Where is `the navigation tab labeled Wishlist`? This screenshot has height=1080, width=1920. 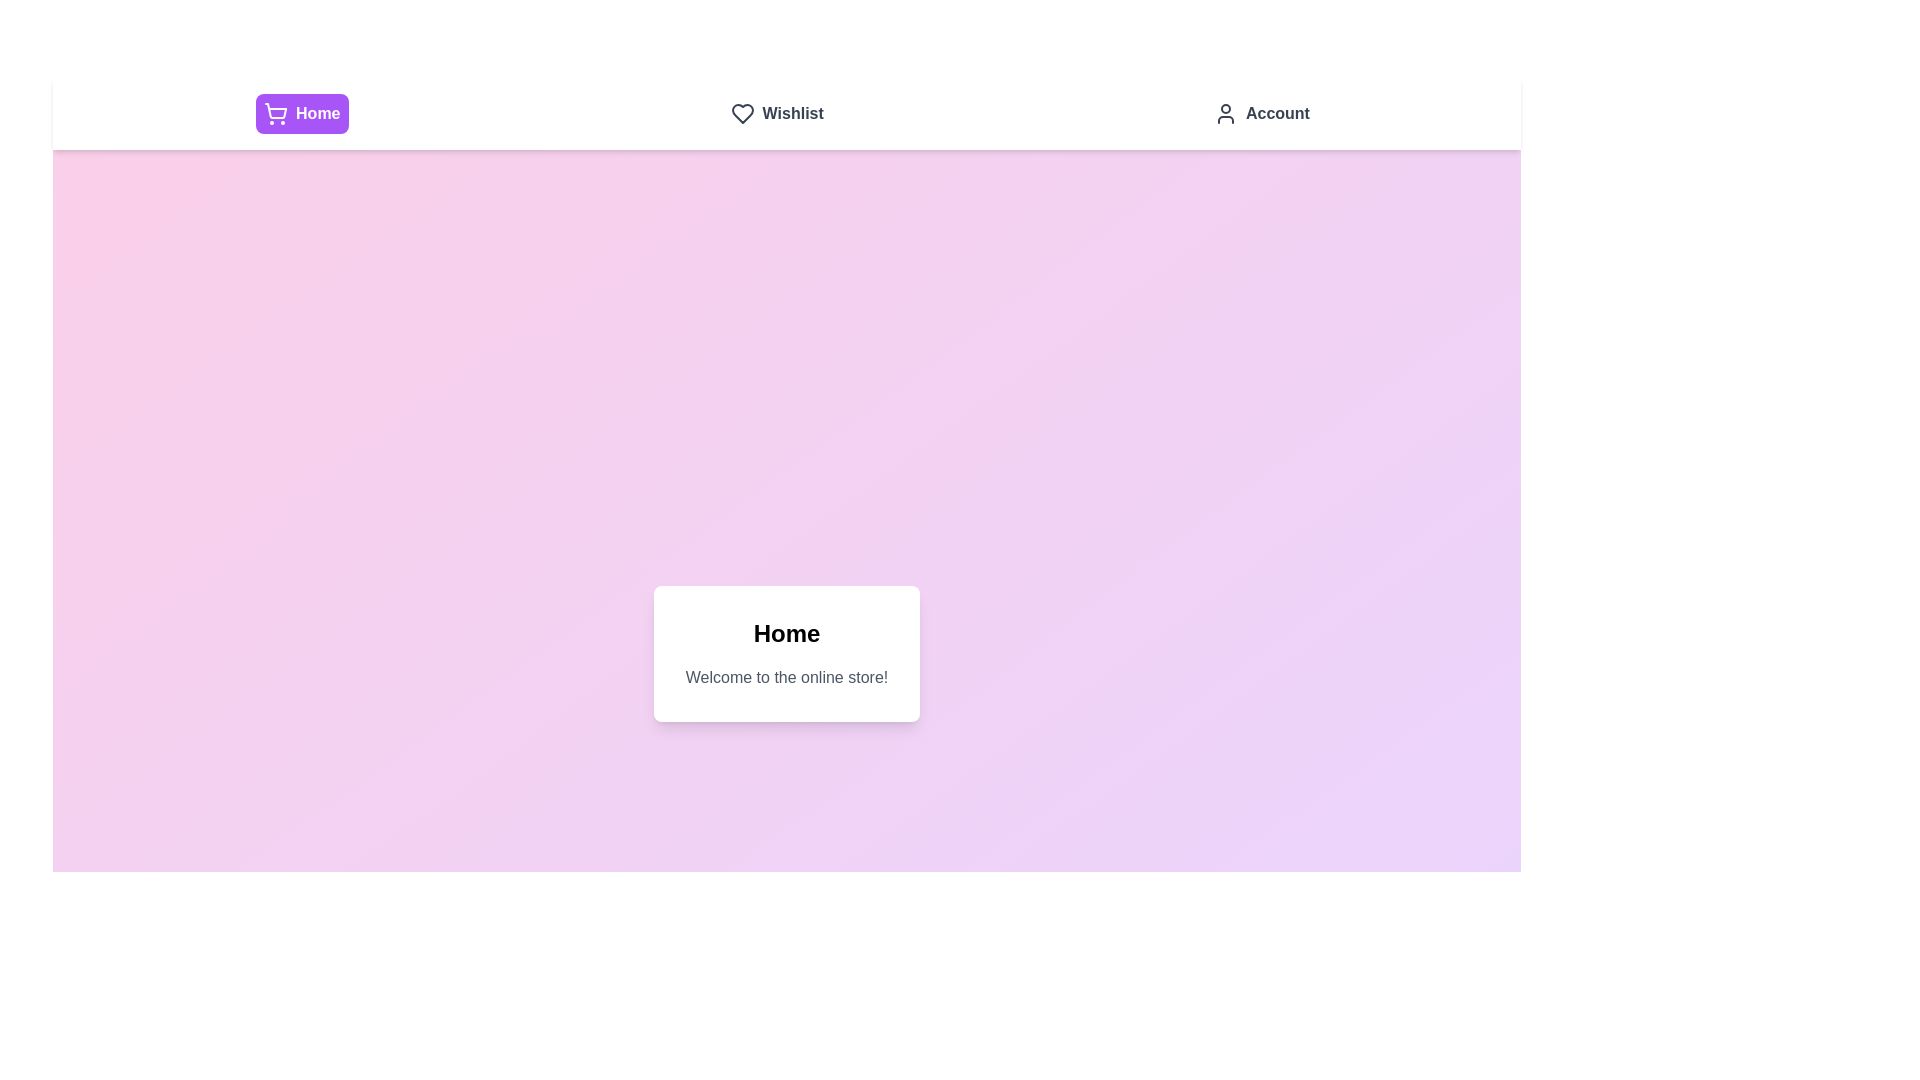
the navigation tab labeled Wishlist is located at coordinates (776, 114).